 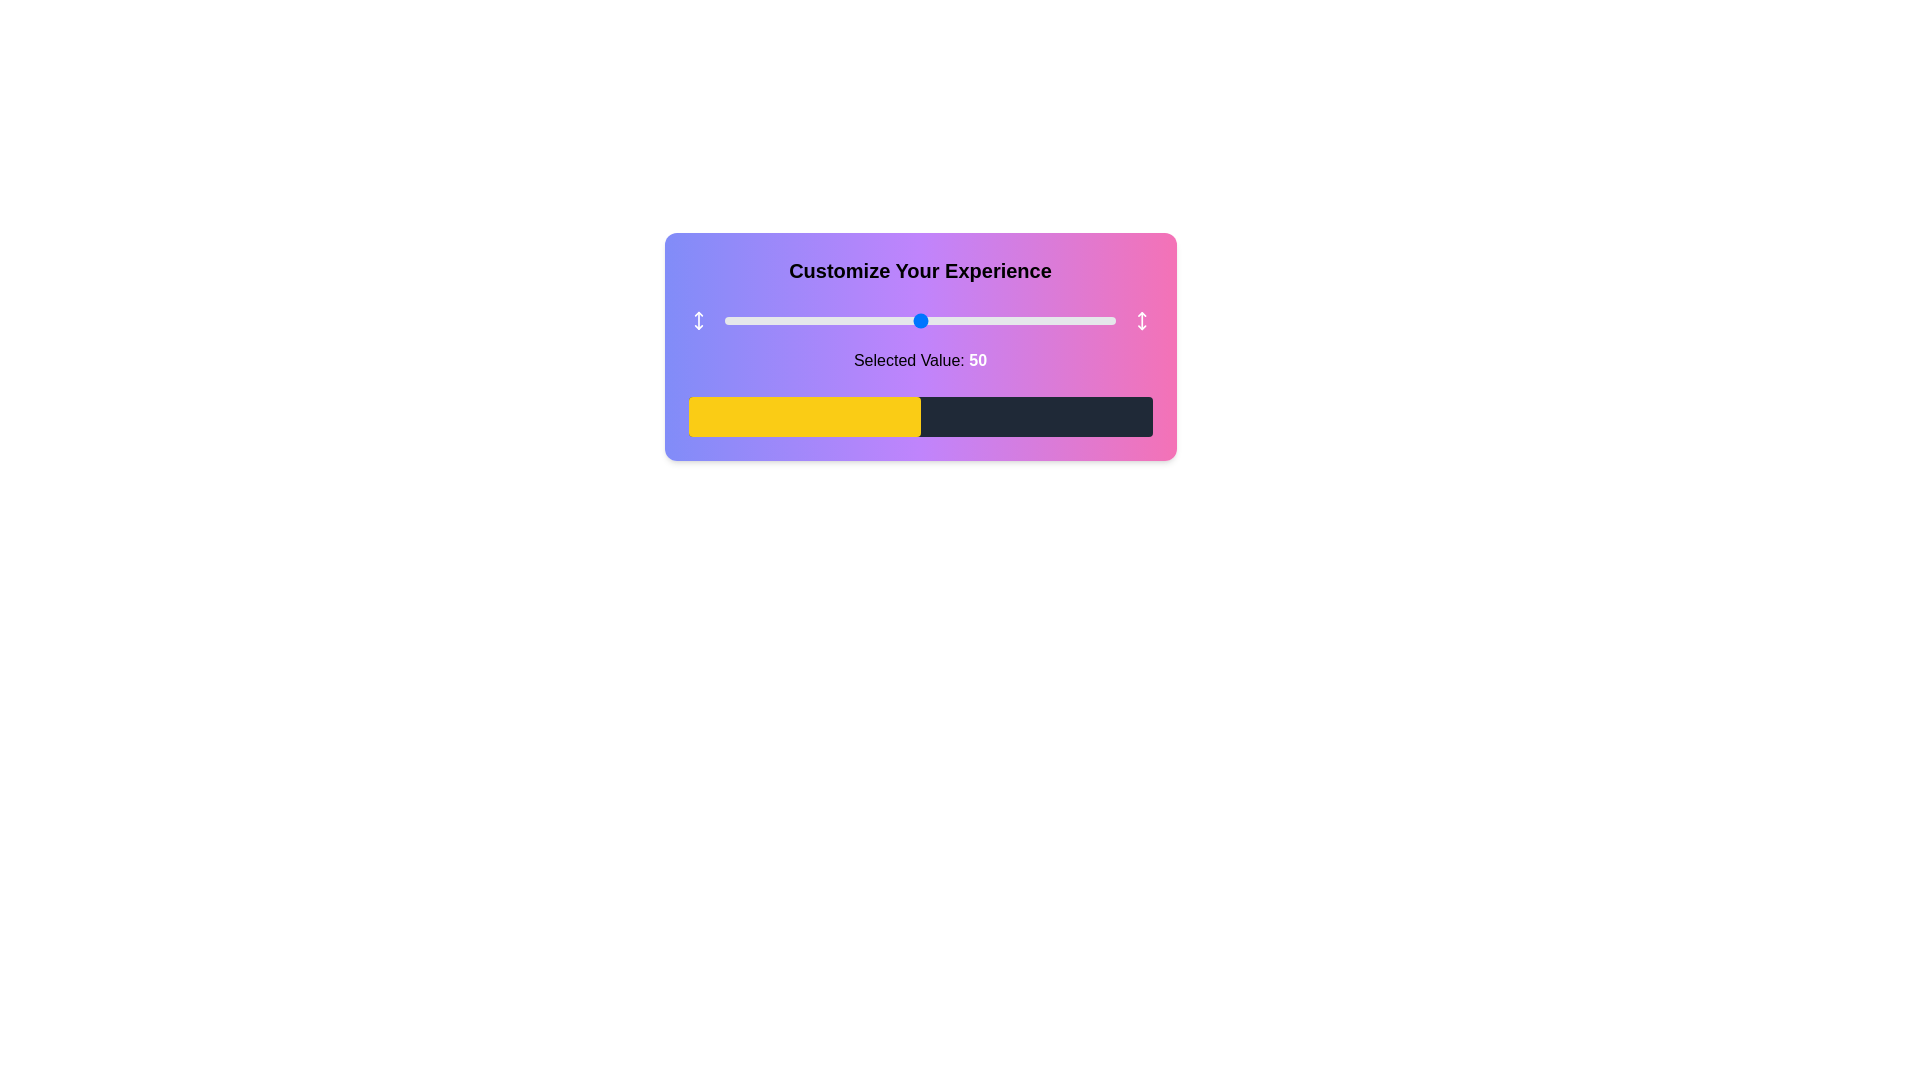 What do you see at coordinates (1064, 319) in the screenshot?
I see `the slider to set its value to 87` at bounding box center [1064, 319].